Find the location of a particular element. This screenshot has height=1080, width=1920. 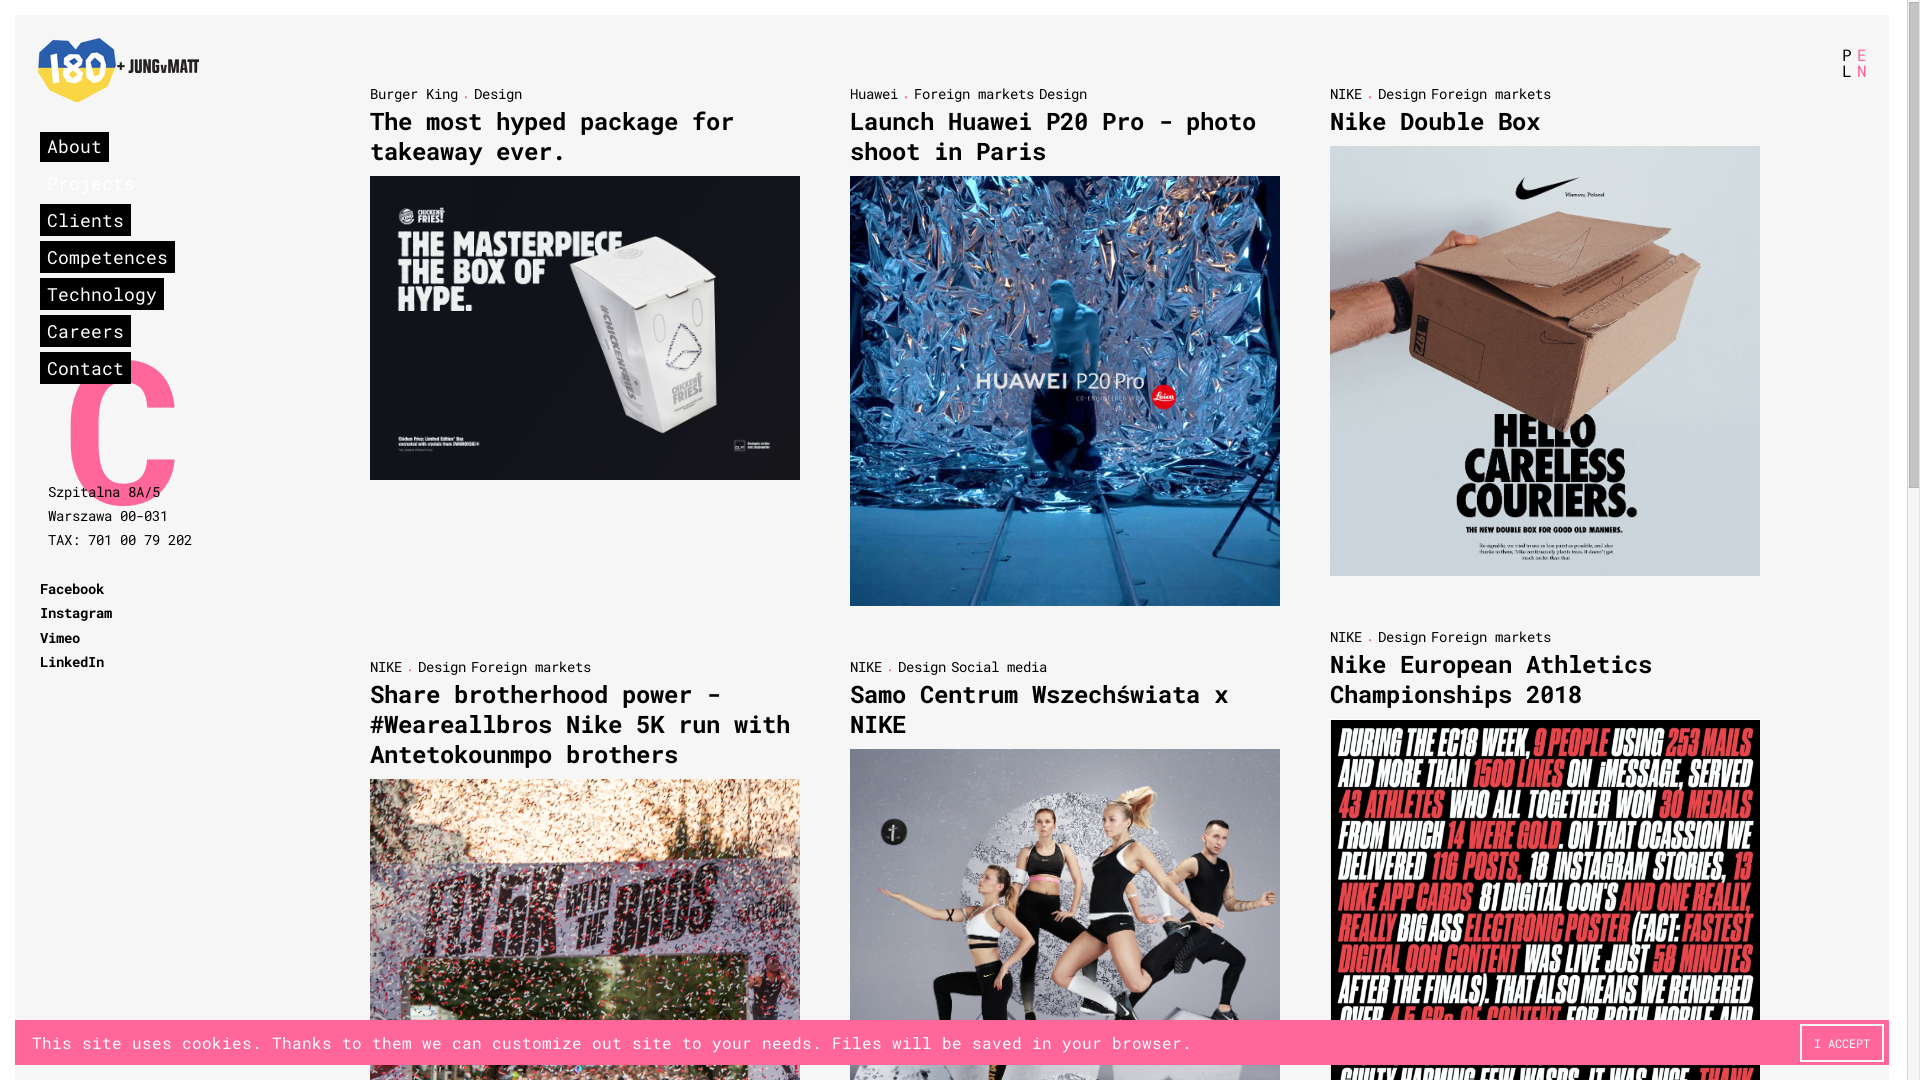

'Facebook' is located at coordinates (39, 589).